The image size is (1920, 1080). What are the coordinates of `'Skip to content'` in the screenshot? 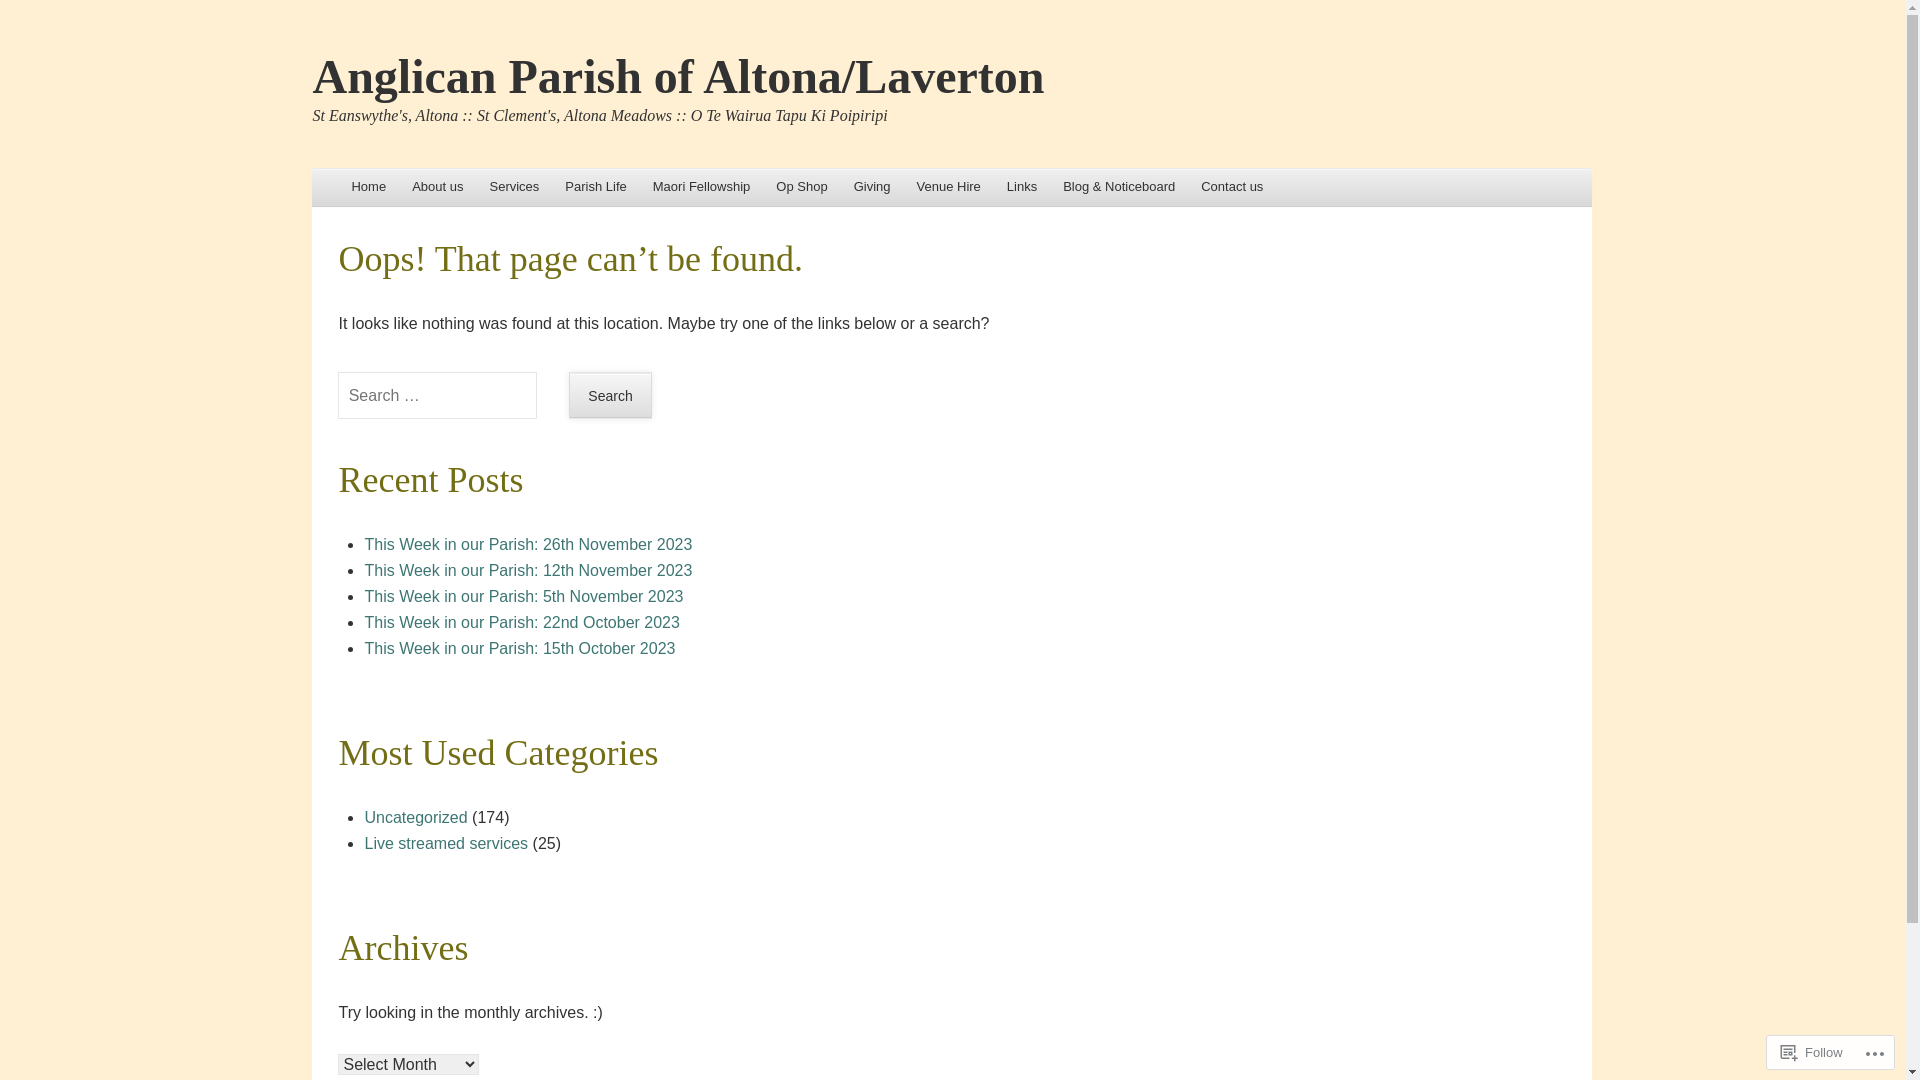 It's located at (368, 187).